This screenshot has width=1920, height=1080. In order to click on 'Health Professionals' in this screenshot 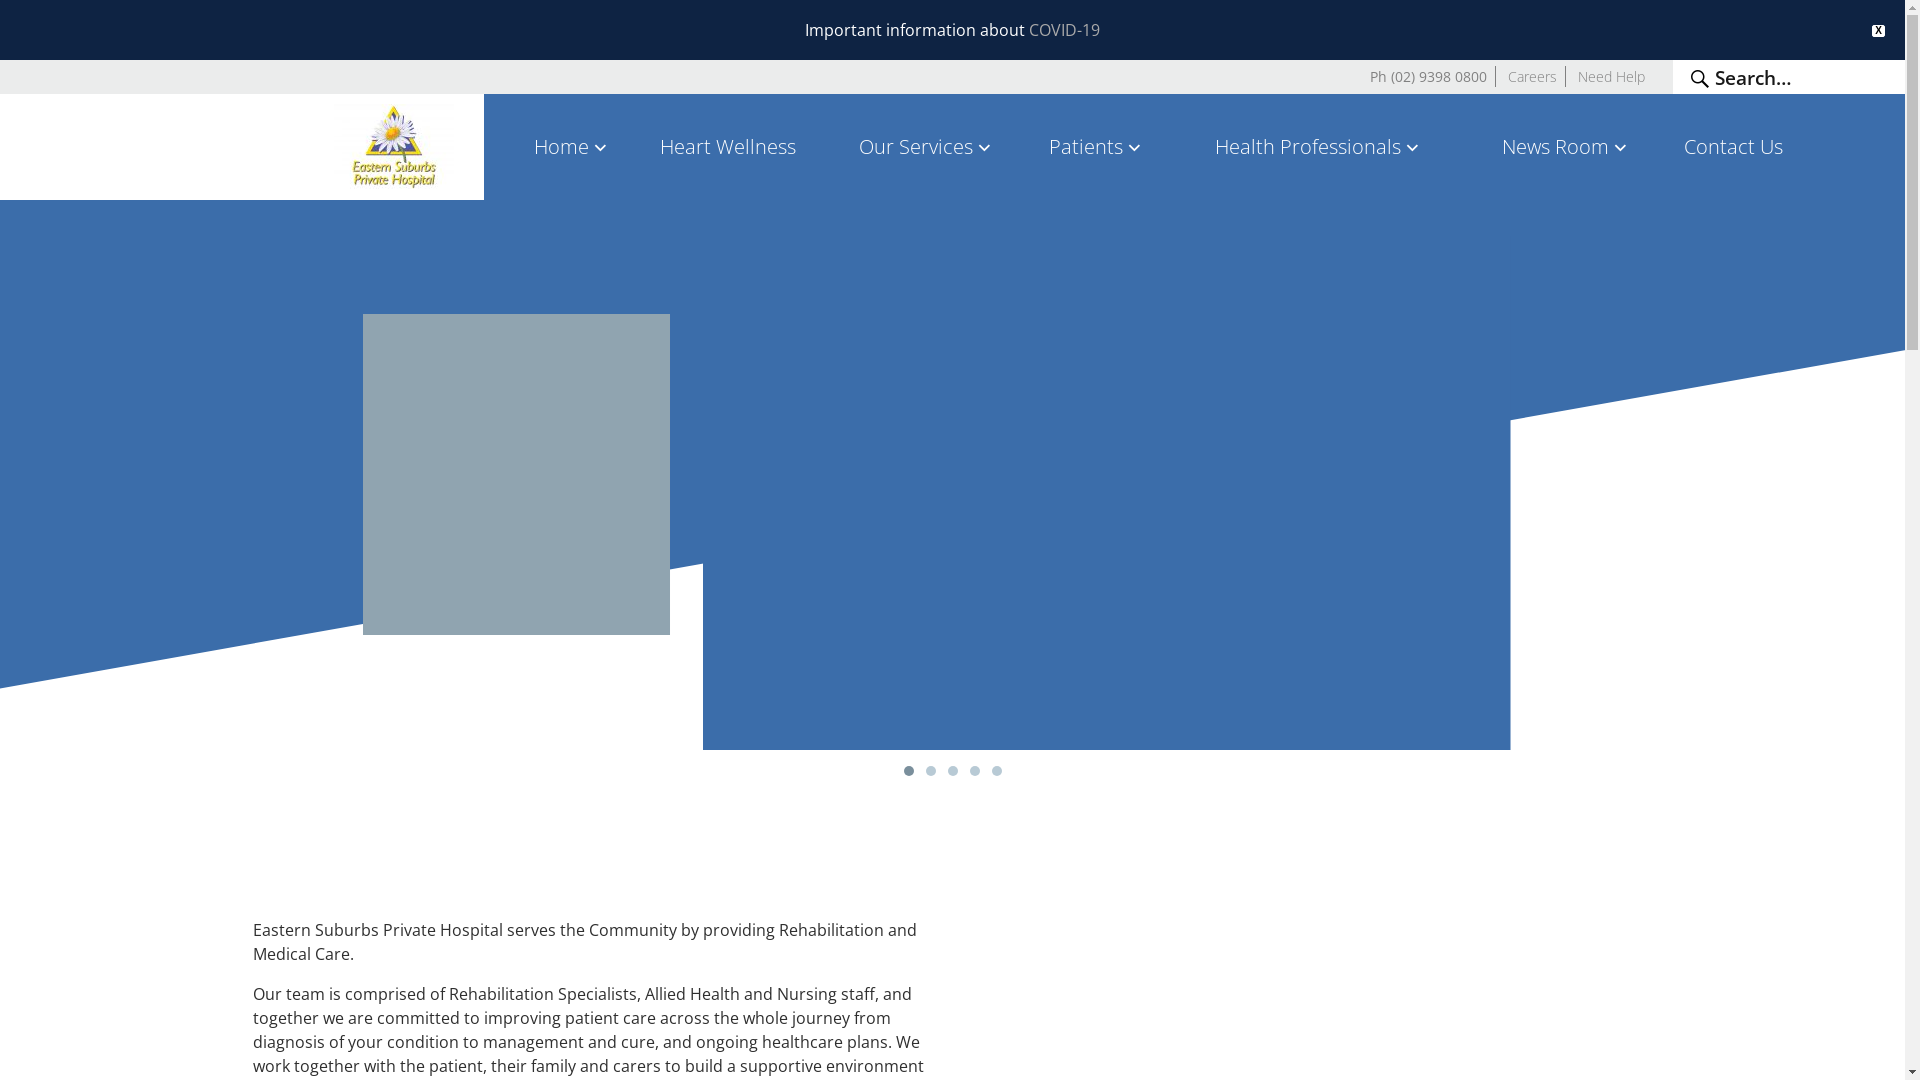, I will do `click(1319, 145)`.